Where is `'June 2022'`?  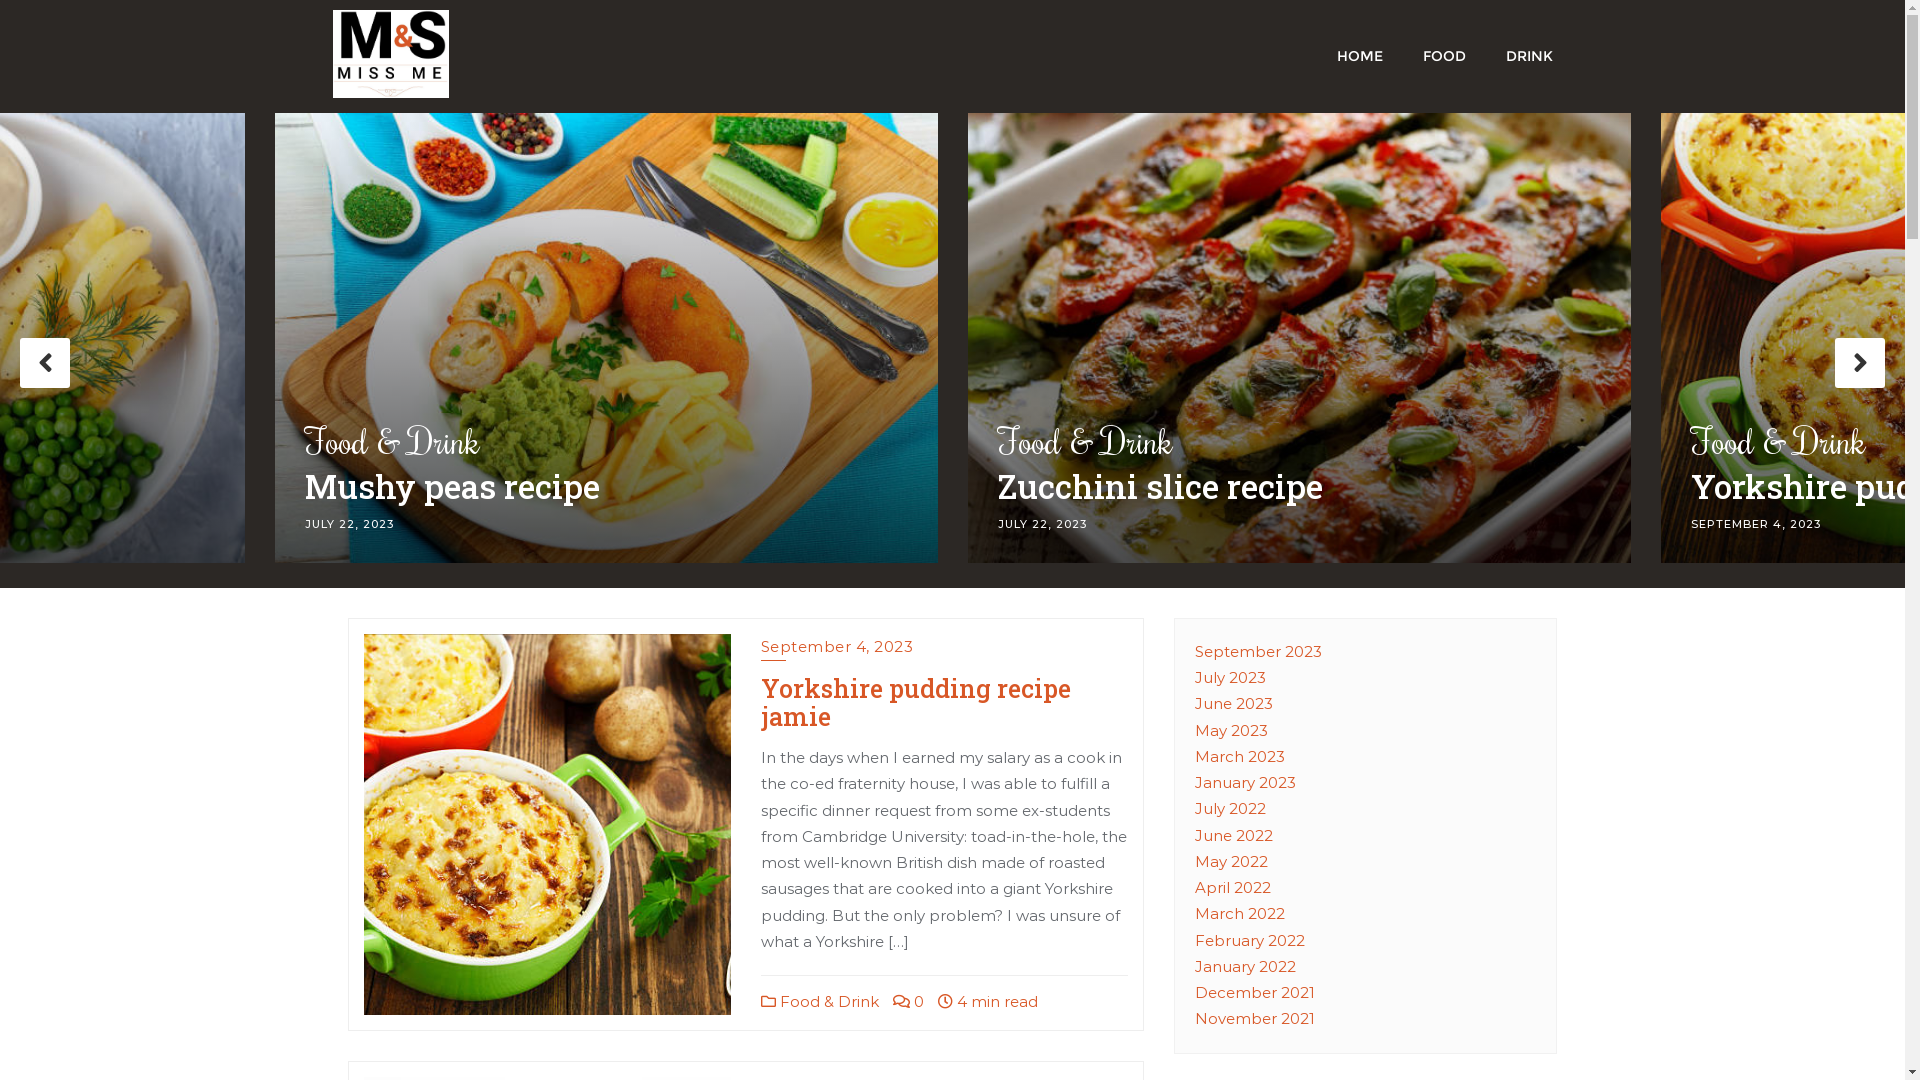 'June 2022' is located at coordinates (1232, 835).